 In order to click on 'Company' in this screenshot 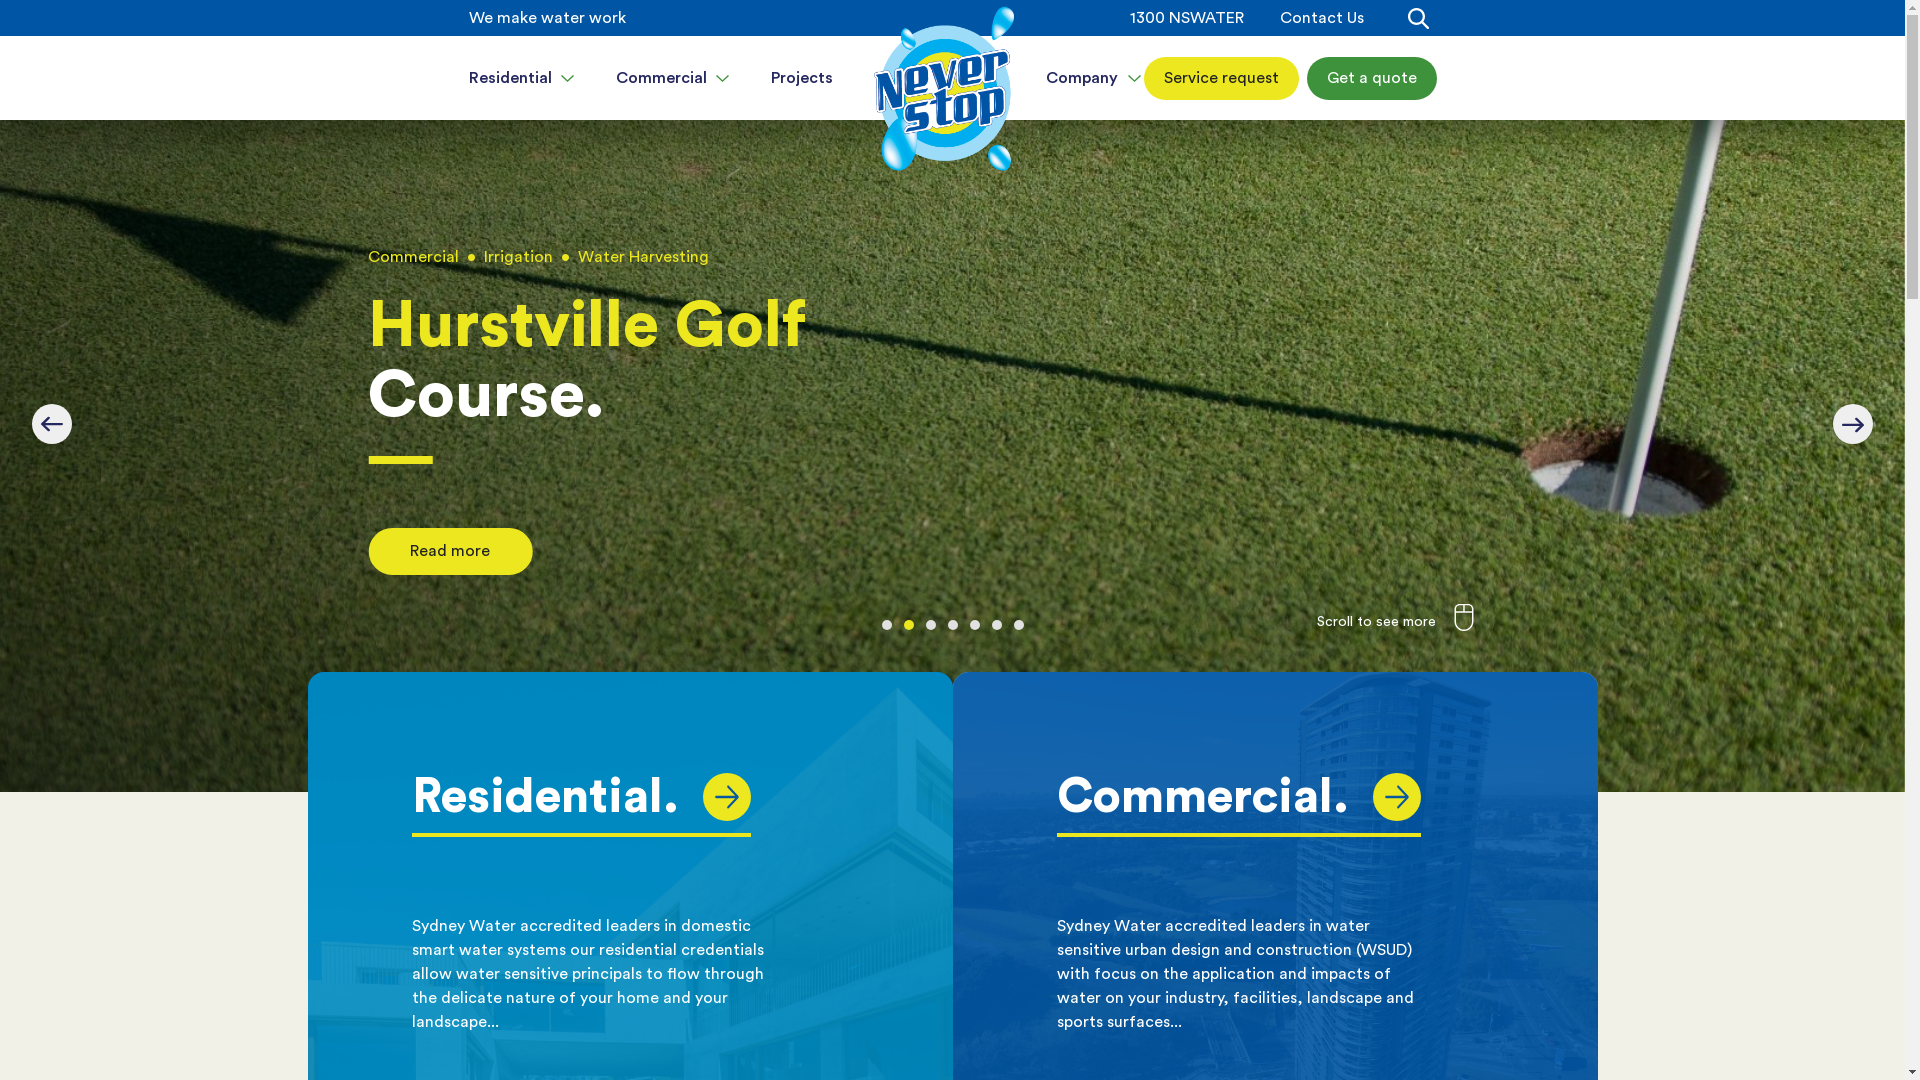, I will do `click(1093, 76)`.